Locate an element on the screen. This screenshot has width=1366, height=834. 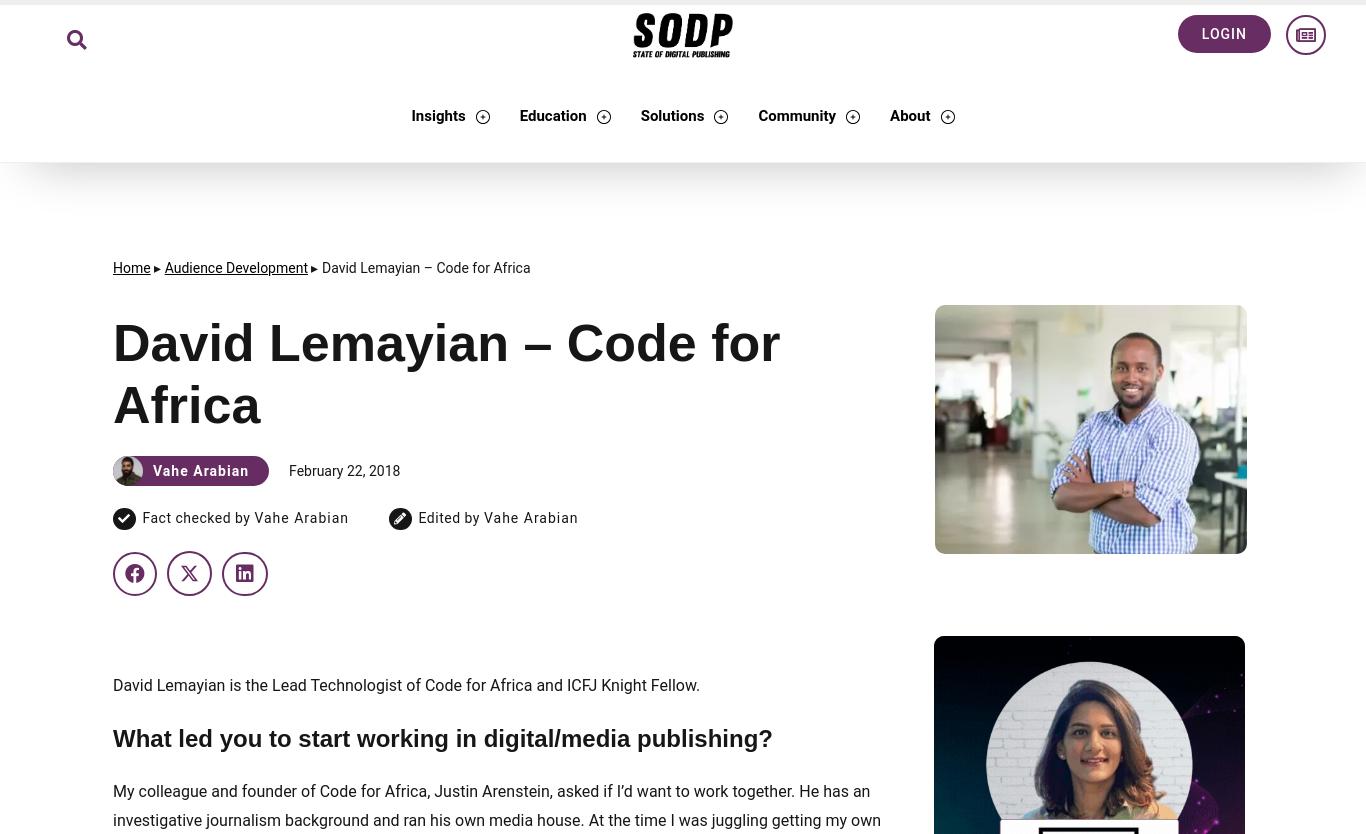
'February 22, 2018' is located at coordinates (343, 469).